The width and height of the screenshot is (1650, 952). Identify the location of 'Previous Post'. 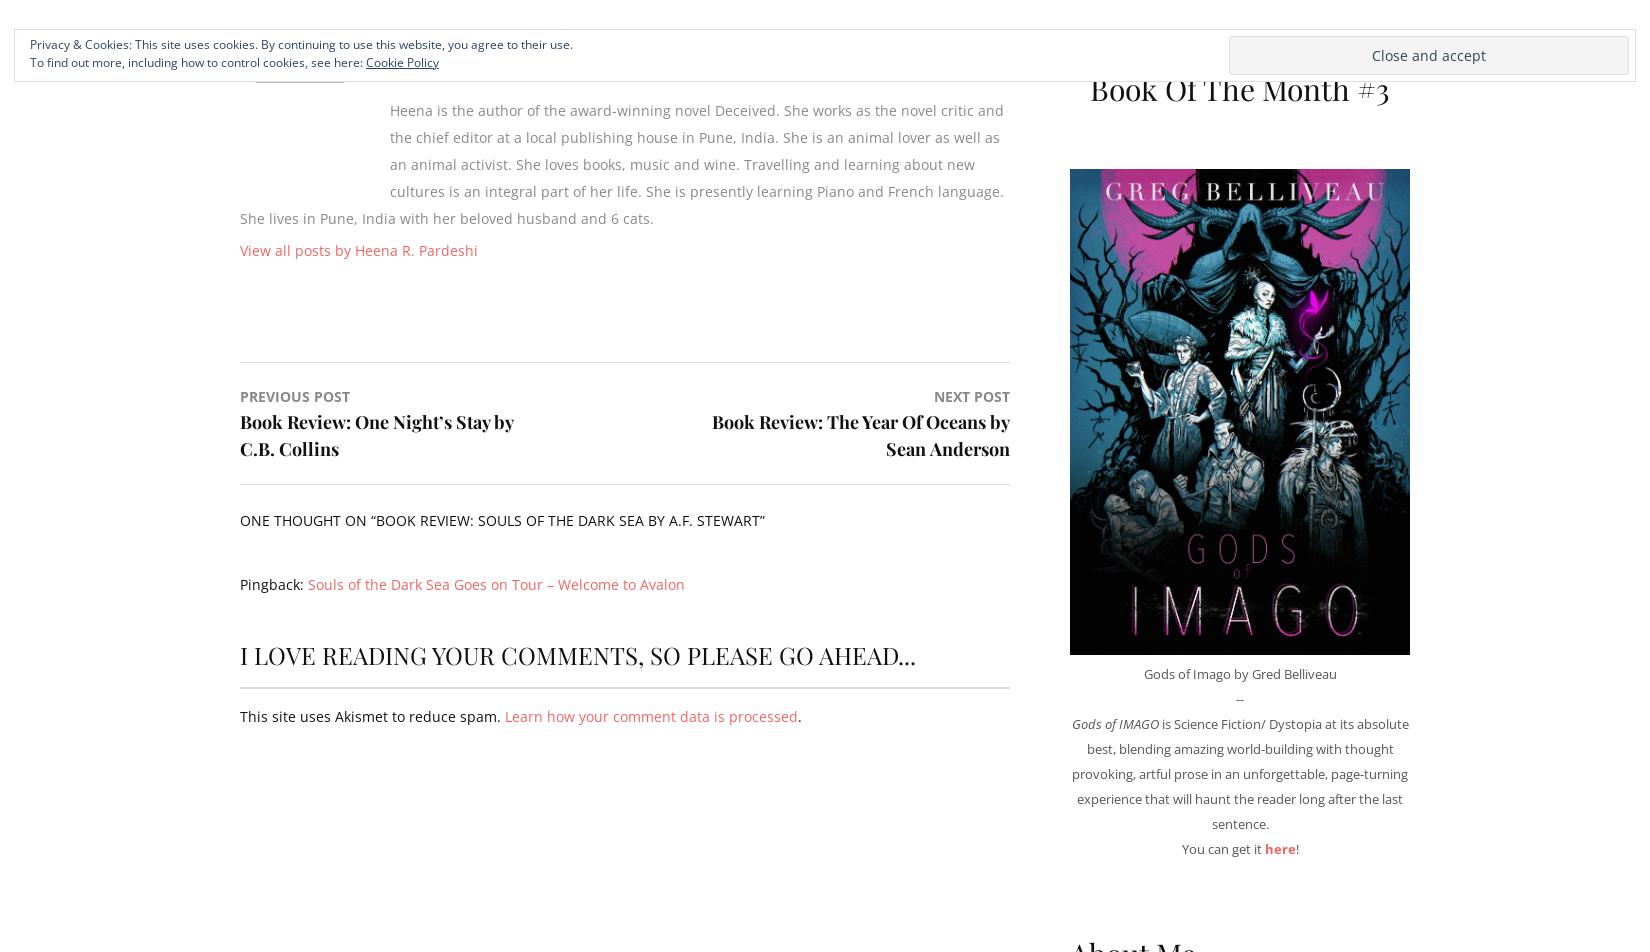
(295, 396).